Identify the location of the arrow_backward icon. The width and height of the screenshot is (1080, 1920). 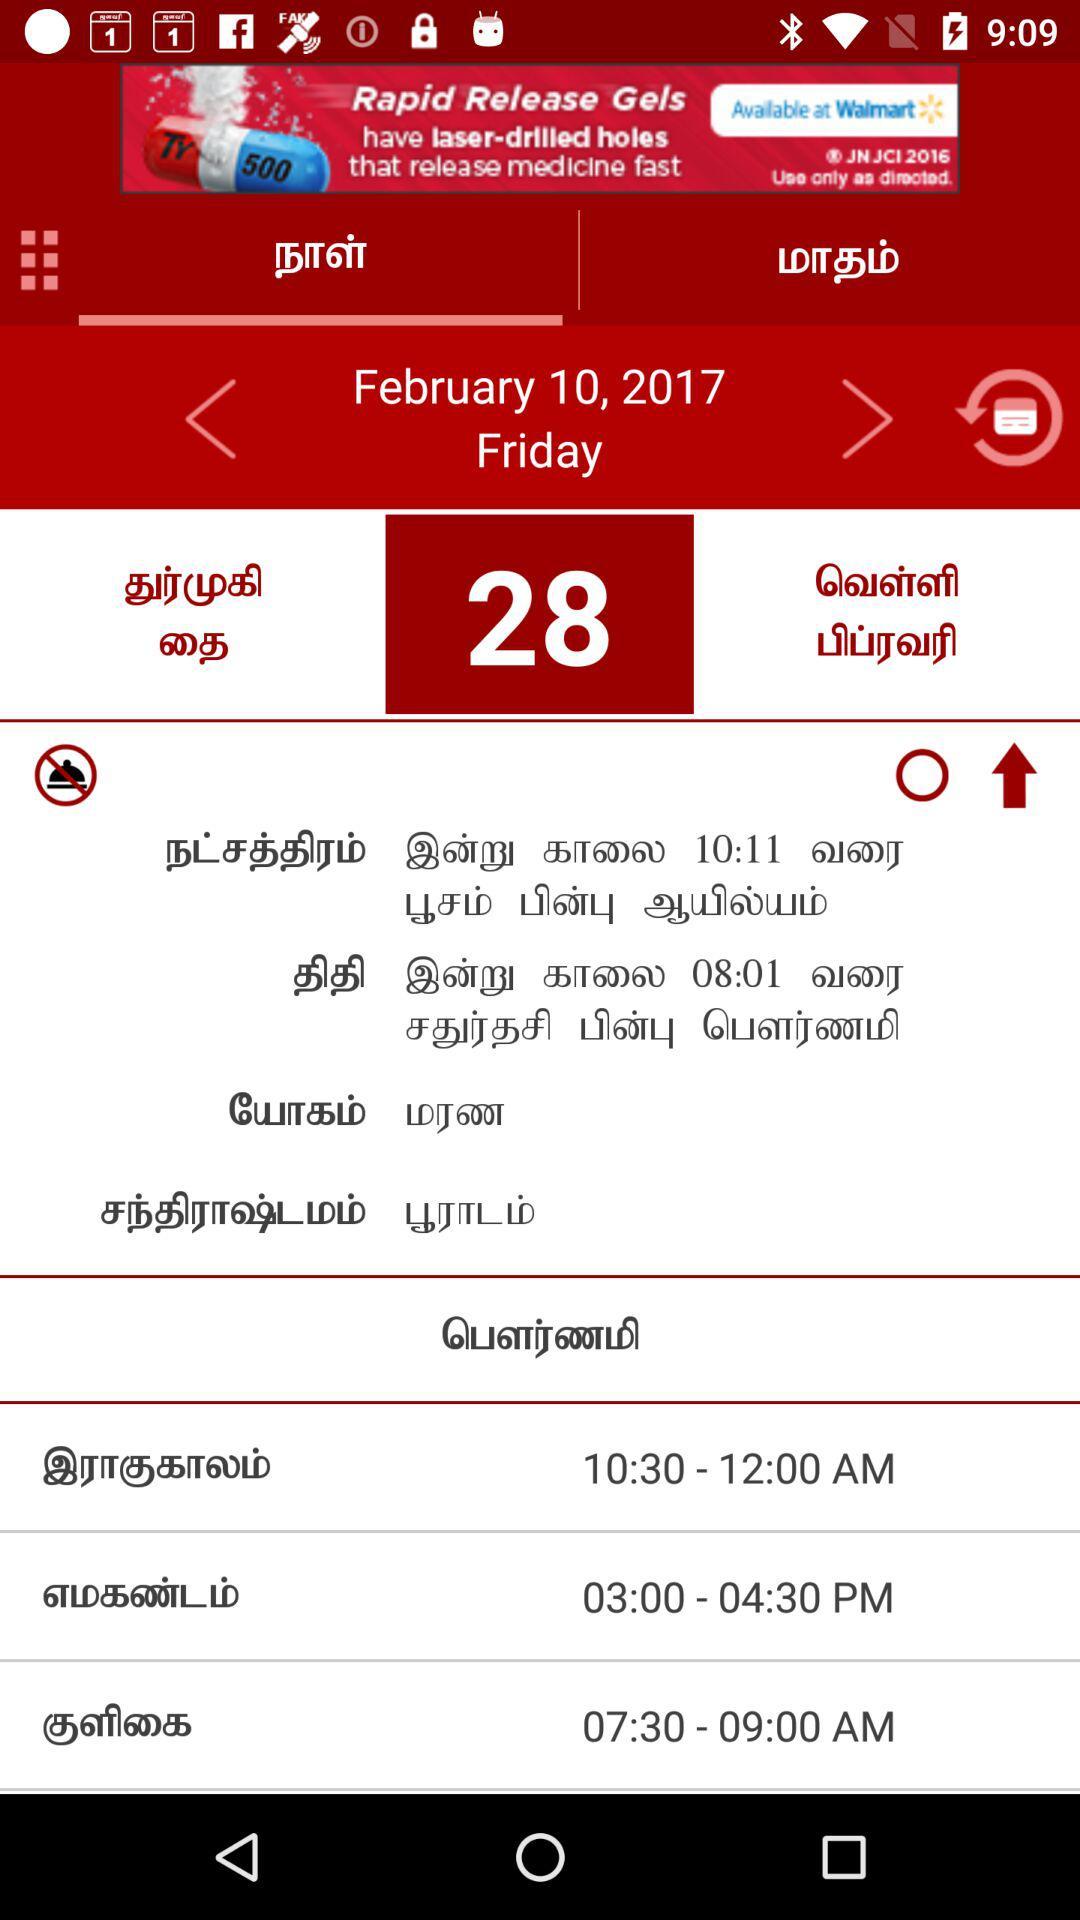
(212, 416).